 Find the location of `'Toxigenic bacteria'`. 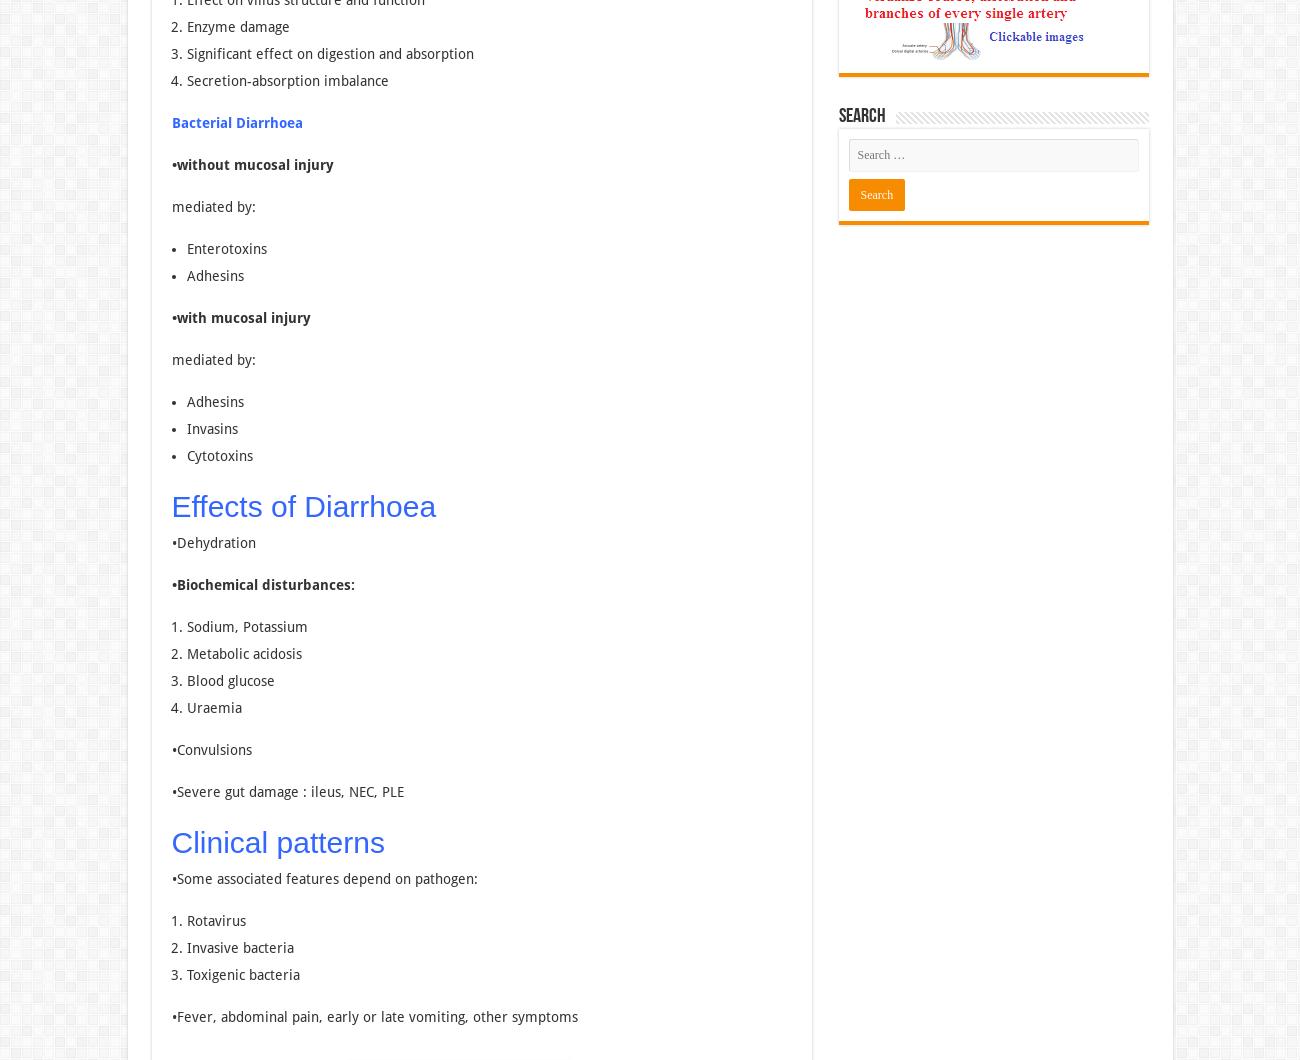

'Toxigenic bacteria' is located at coordinates (241, 973).